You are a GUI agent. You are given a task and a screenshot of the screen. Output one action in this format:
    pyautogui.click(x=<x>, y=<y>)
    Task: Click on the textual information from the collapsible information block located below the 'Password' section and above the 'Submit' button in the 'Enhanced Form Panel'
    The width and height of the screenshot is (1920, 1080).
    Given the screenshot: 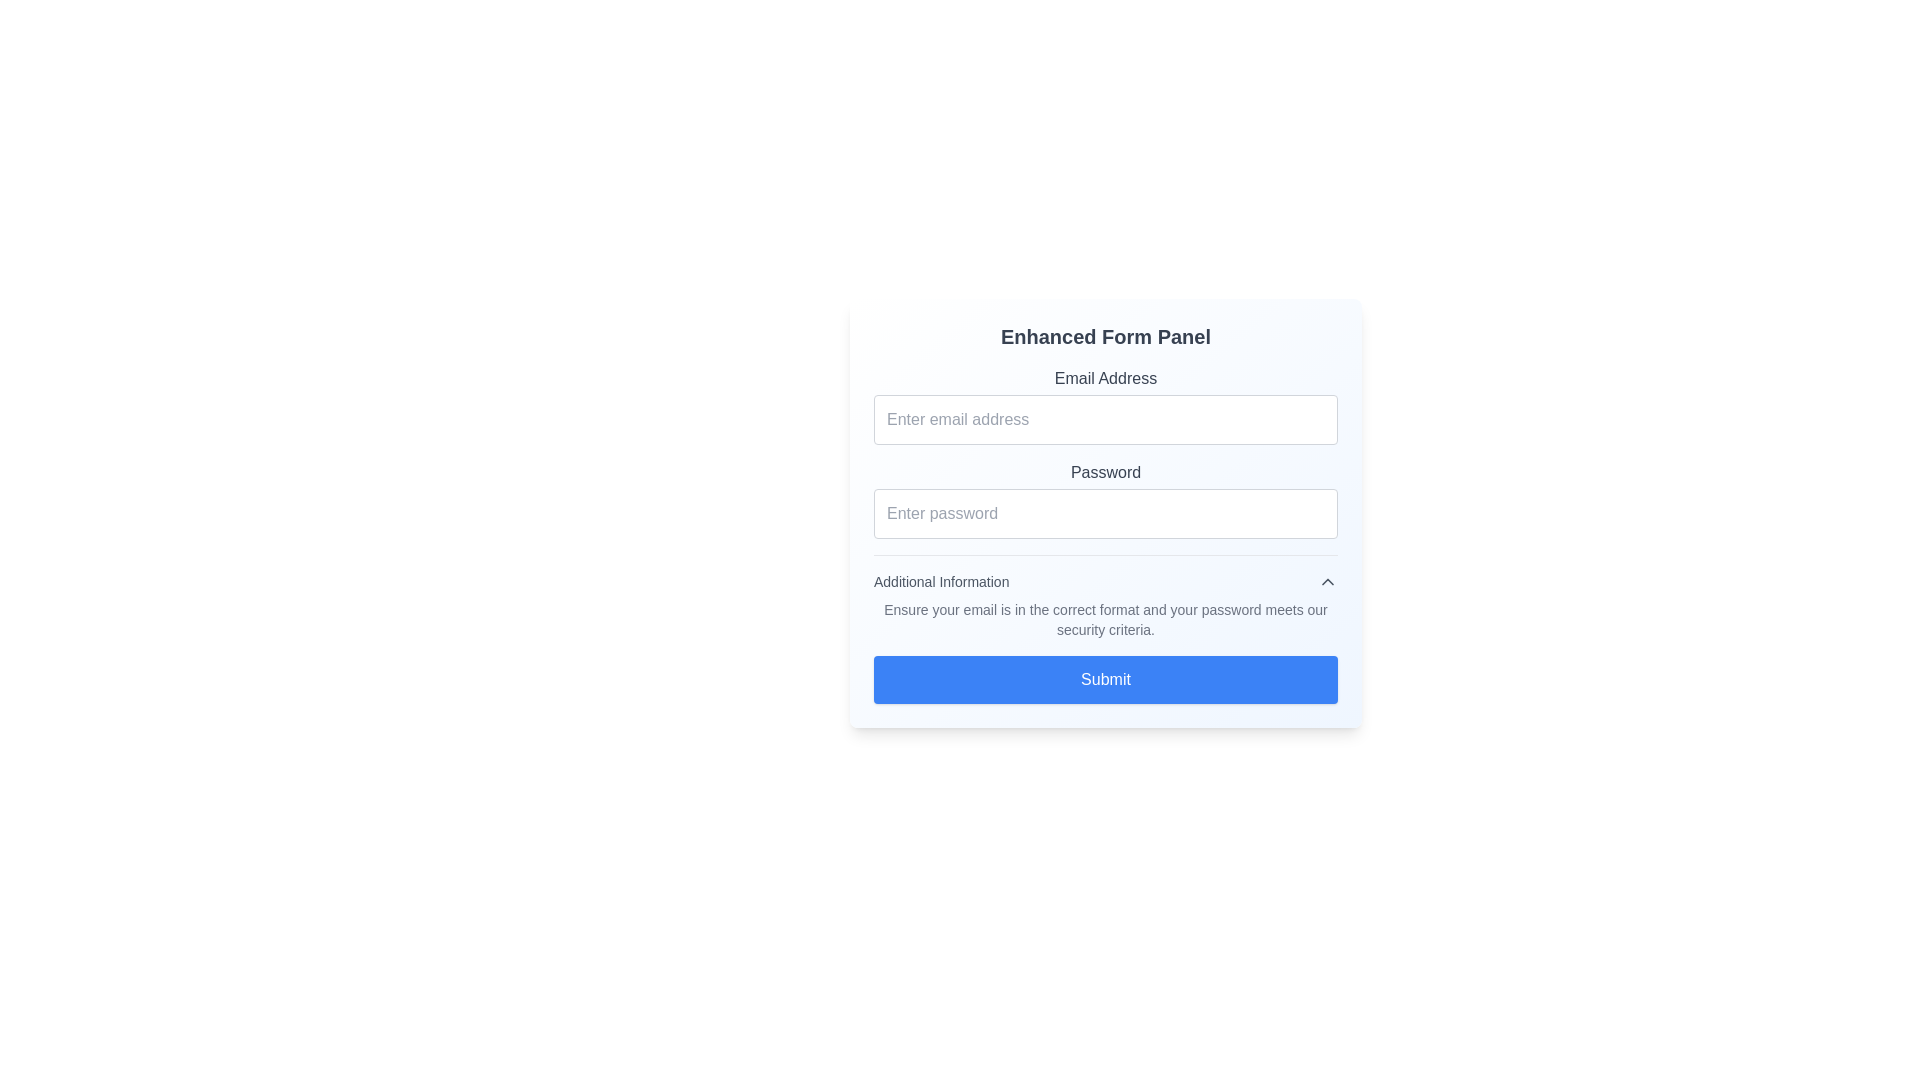 What is the action you would take?
    pyautogui.click(x=1104, y=596)
    